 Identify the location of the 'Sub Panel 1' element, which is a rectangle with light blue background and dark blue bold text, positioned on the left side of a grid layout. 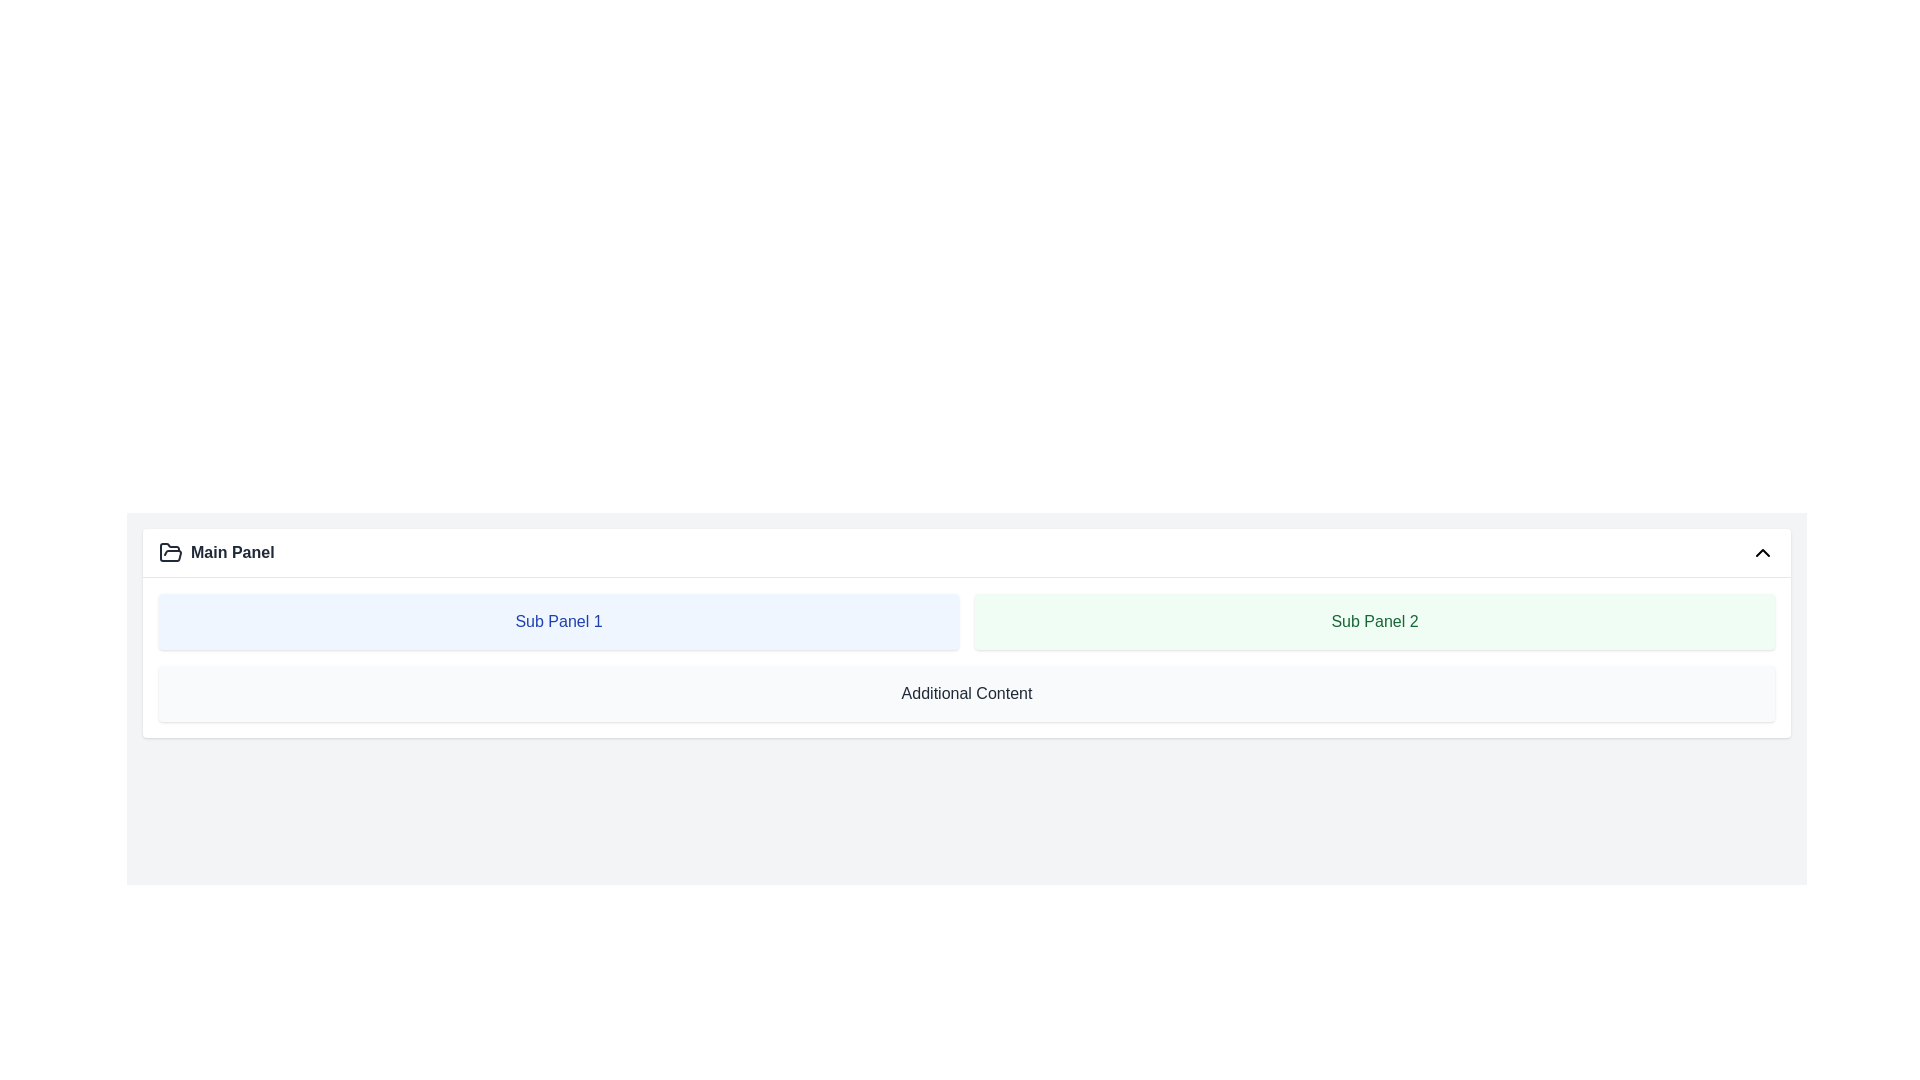
(558, 620).